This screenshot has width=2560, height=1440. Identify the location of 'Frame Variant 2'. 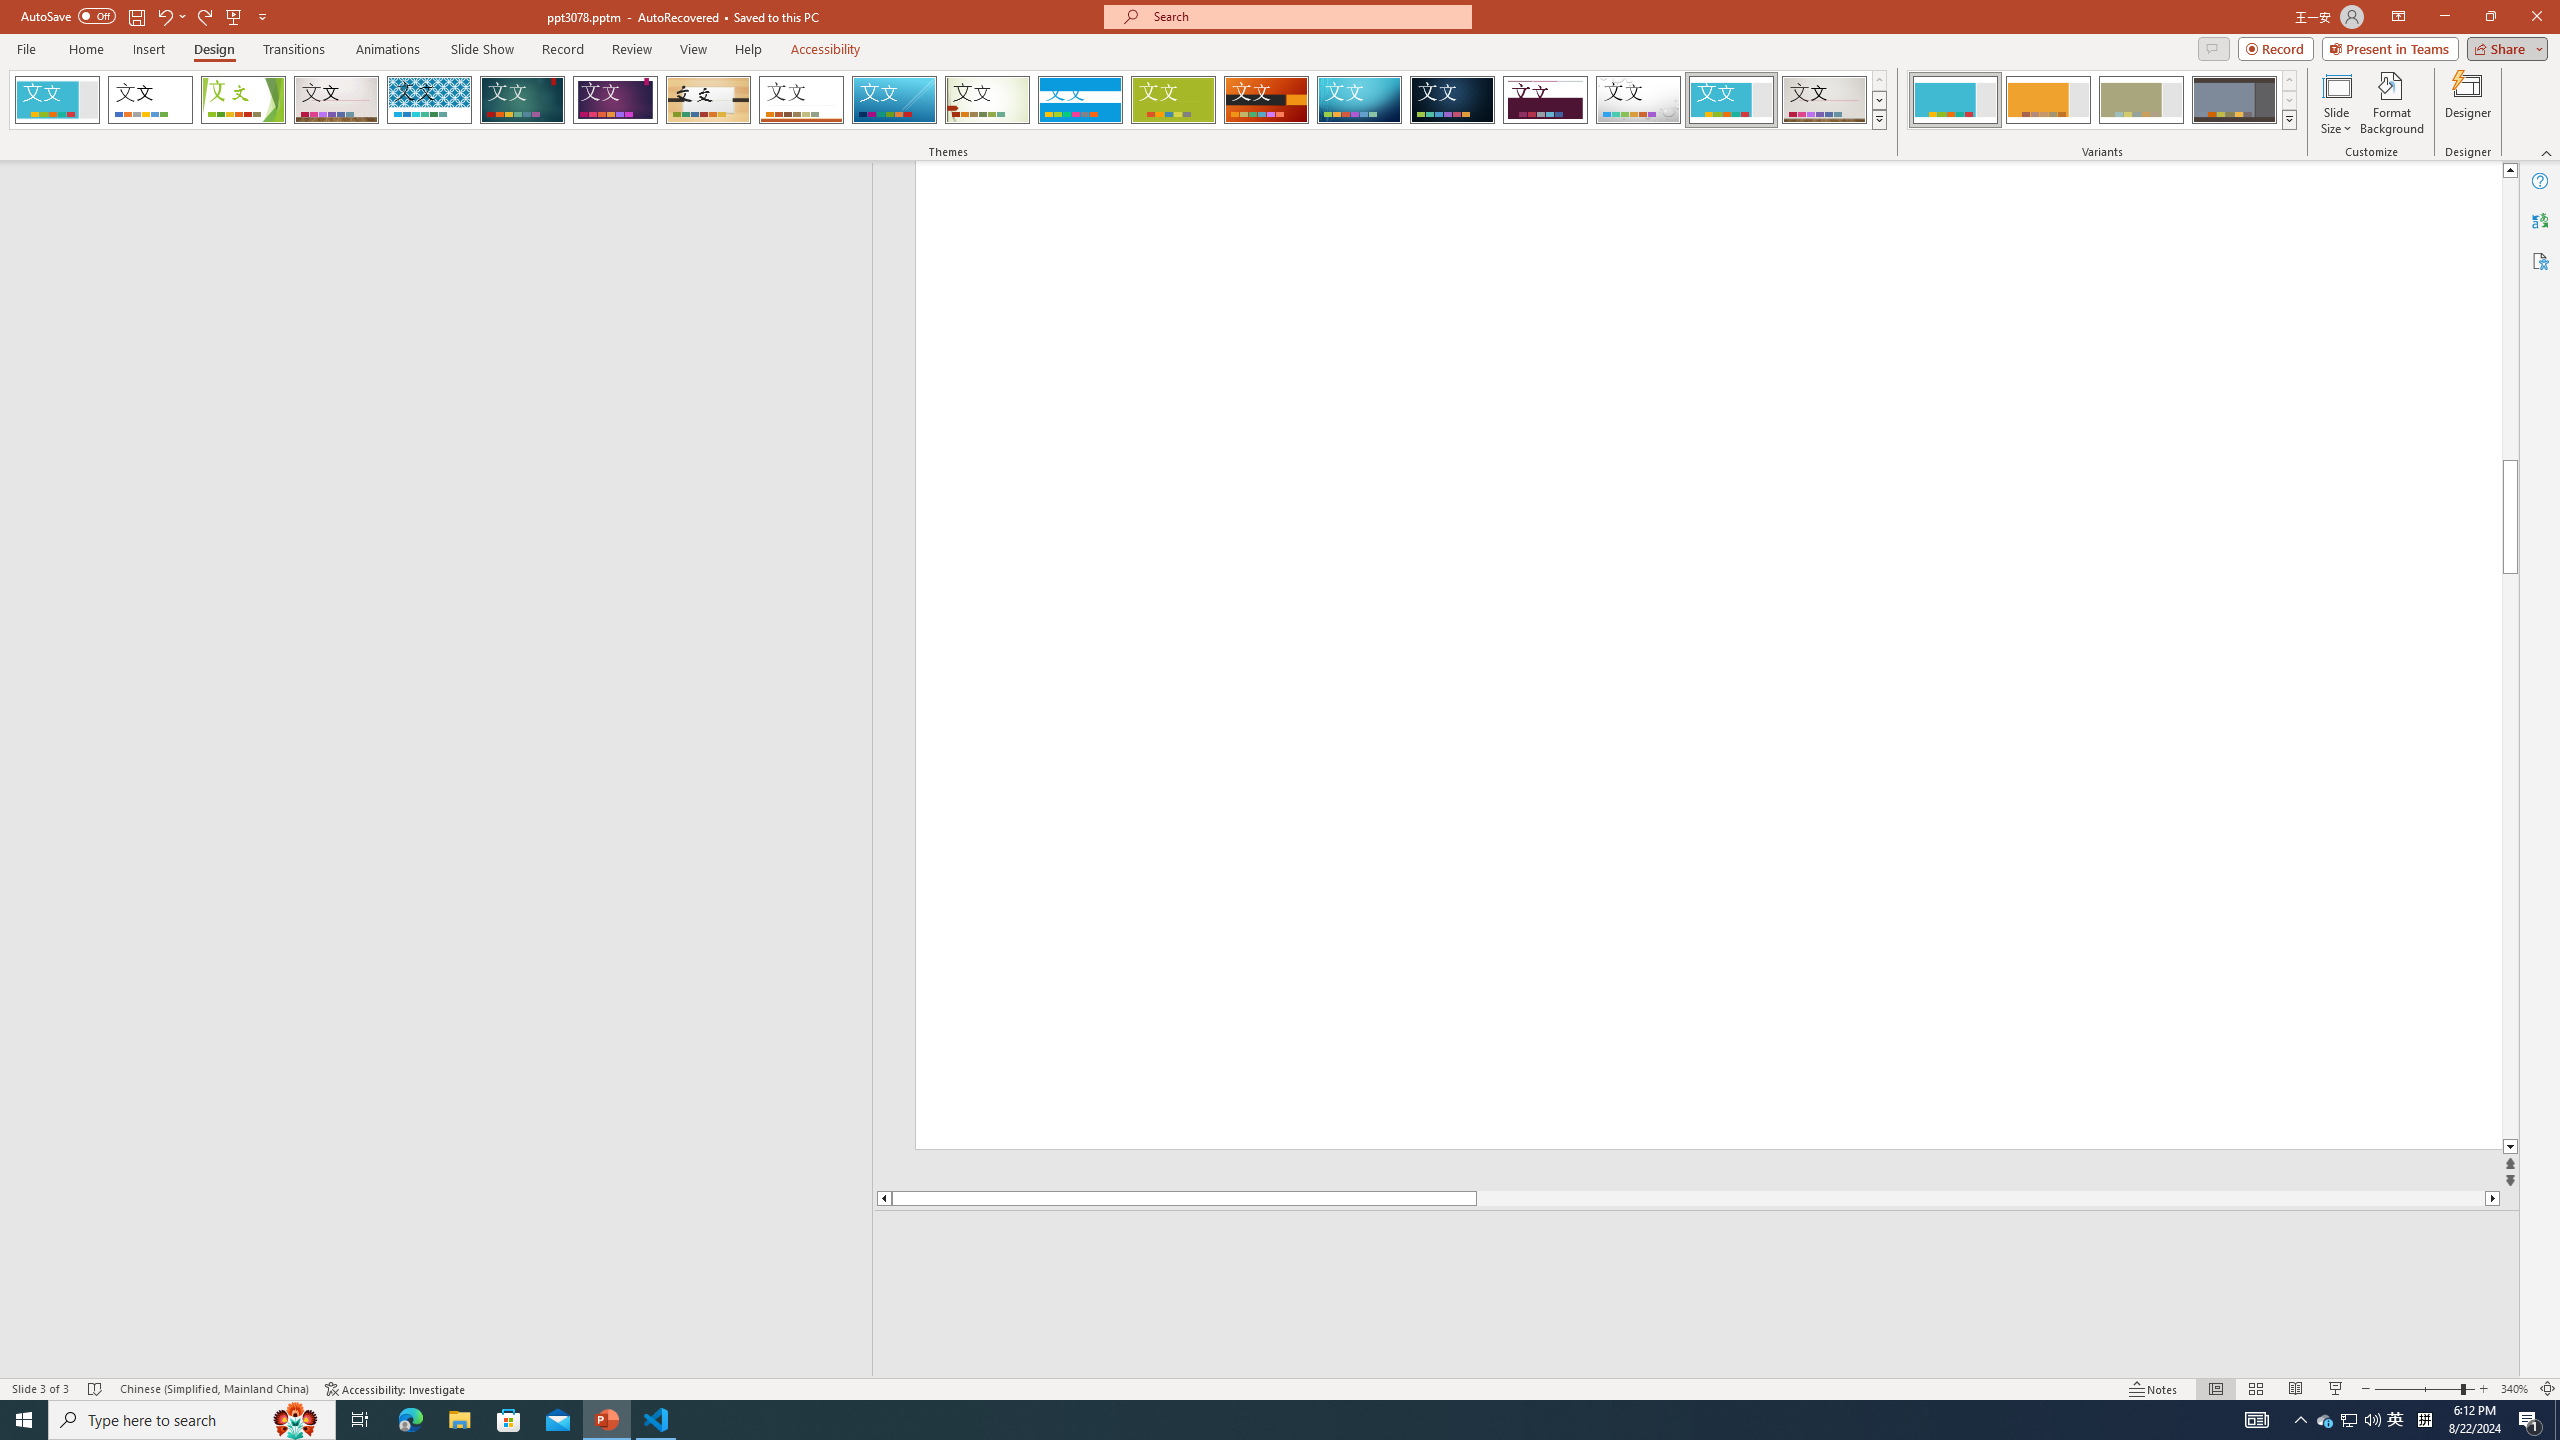
(2047, 99).